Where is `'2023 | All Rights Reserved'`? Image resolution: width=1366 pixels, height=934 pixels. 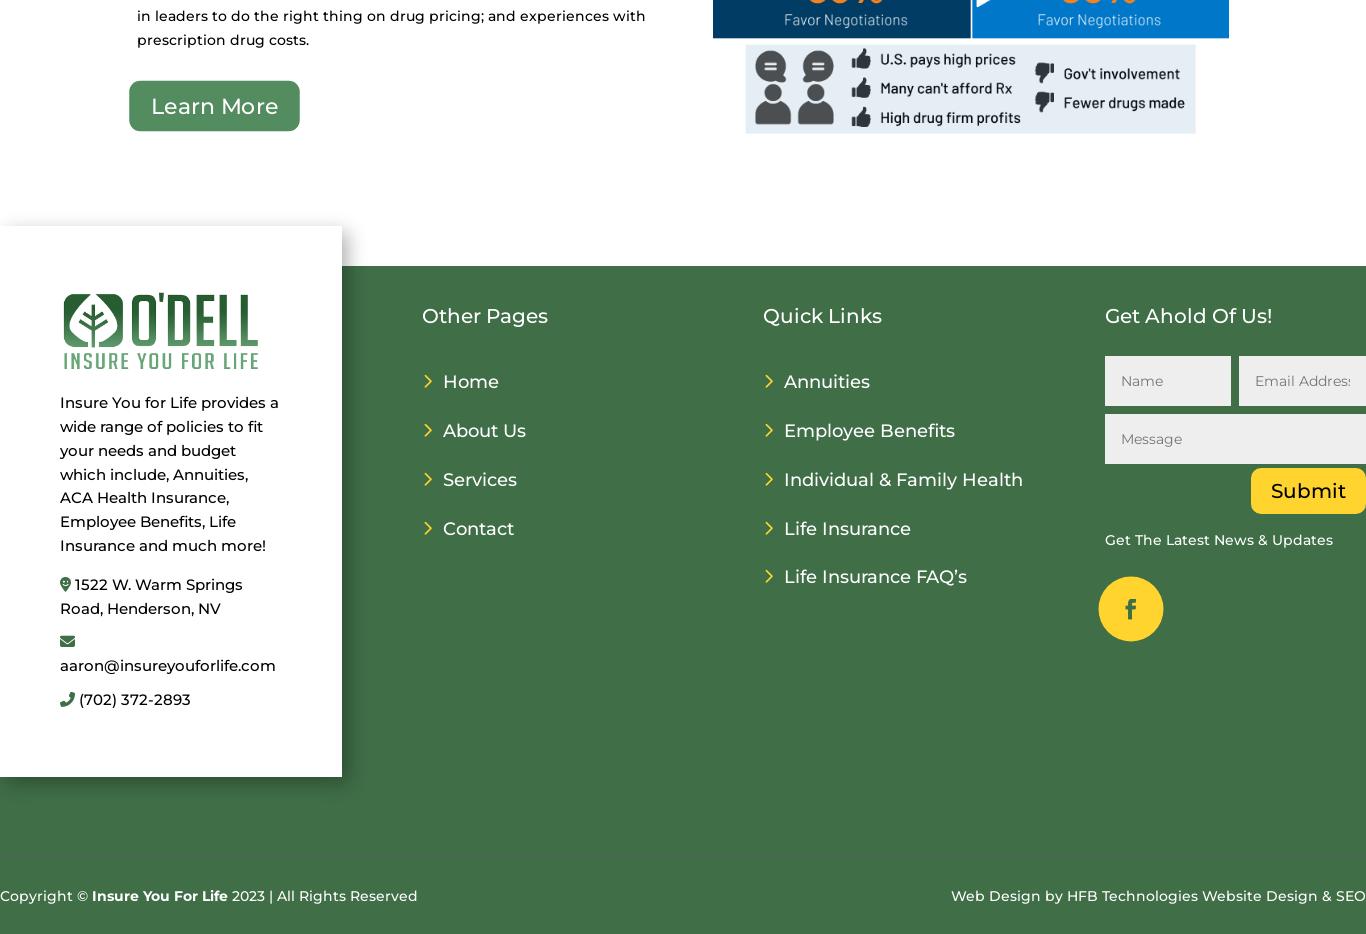 '2023 | All Rights Reserved' is located at coordinates (323, 895).